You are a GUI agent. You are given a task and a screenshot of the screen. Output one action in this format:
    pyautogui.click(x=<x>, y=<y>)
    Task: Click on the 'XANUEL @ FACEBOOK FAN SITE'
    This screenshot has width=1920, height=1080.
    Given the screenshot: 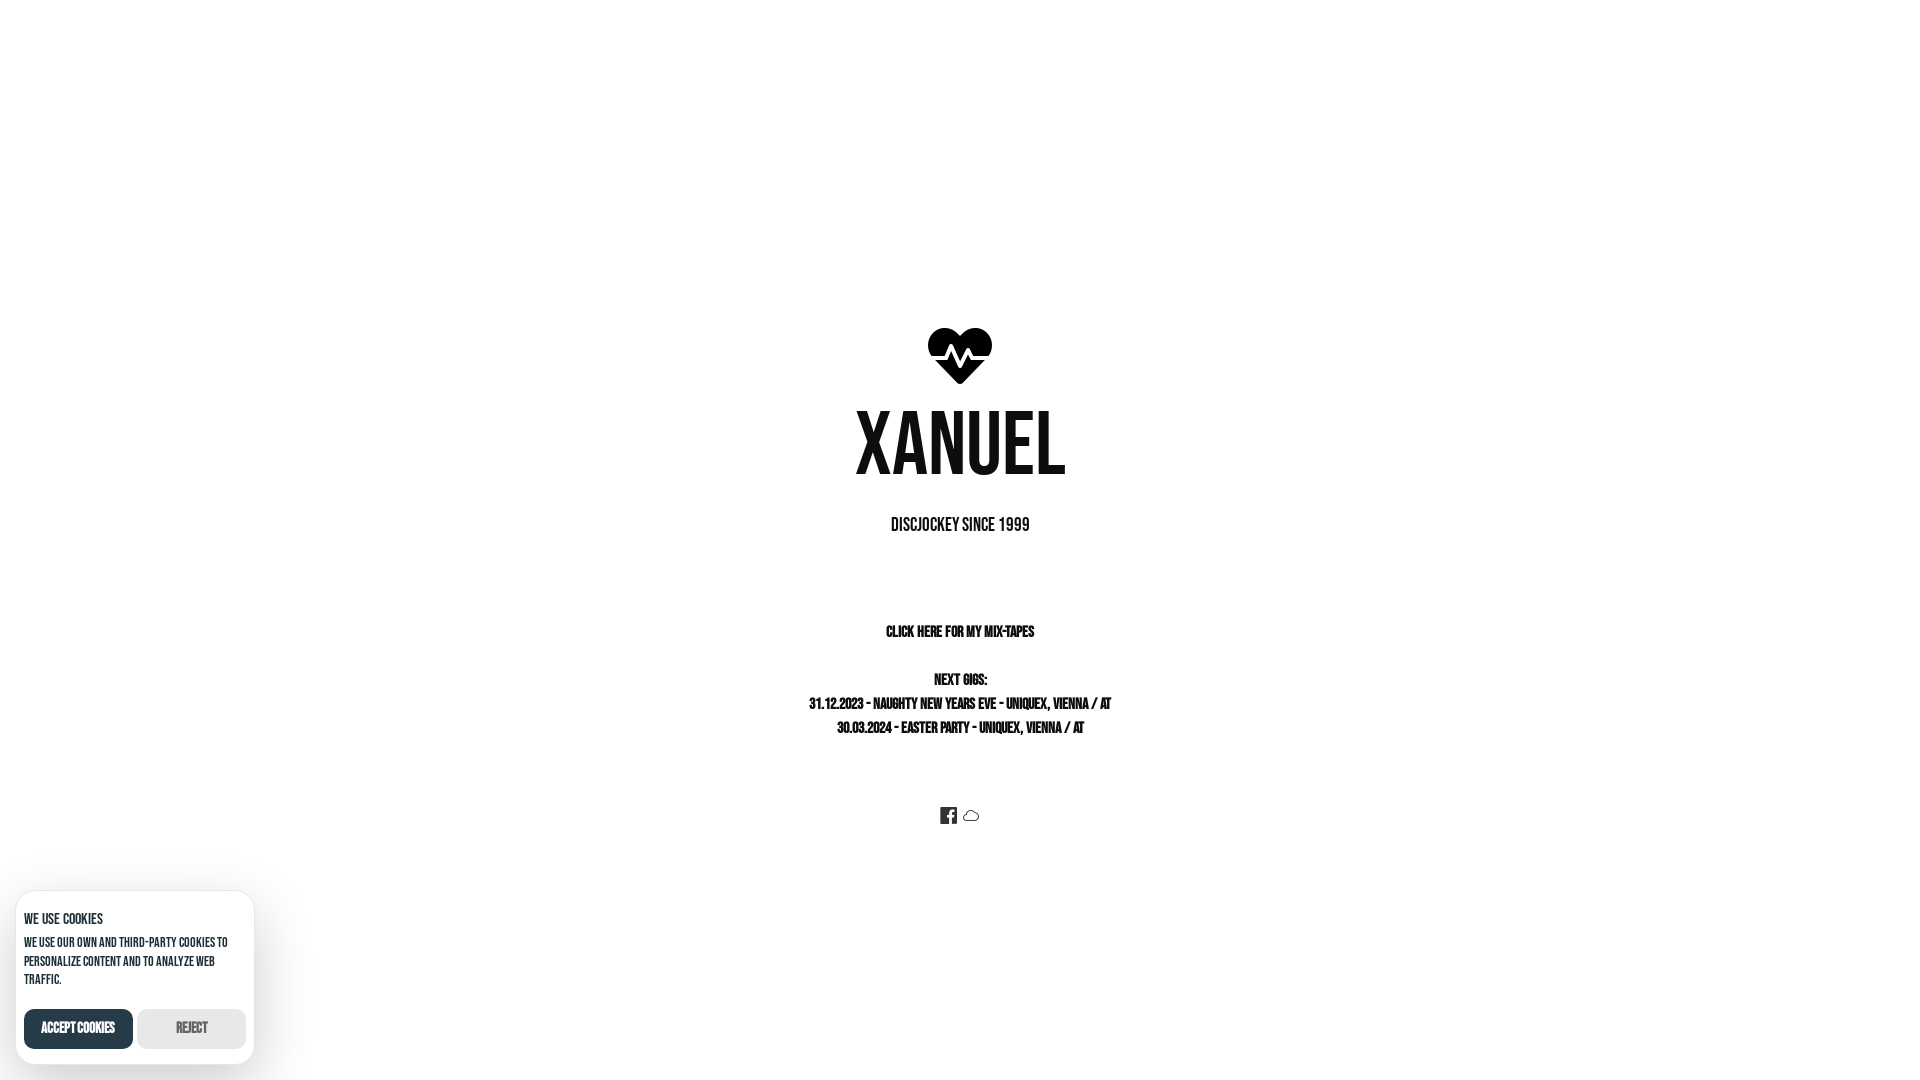 What is the action you would take?
    pyautogui.click(x=947, y=817)
    